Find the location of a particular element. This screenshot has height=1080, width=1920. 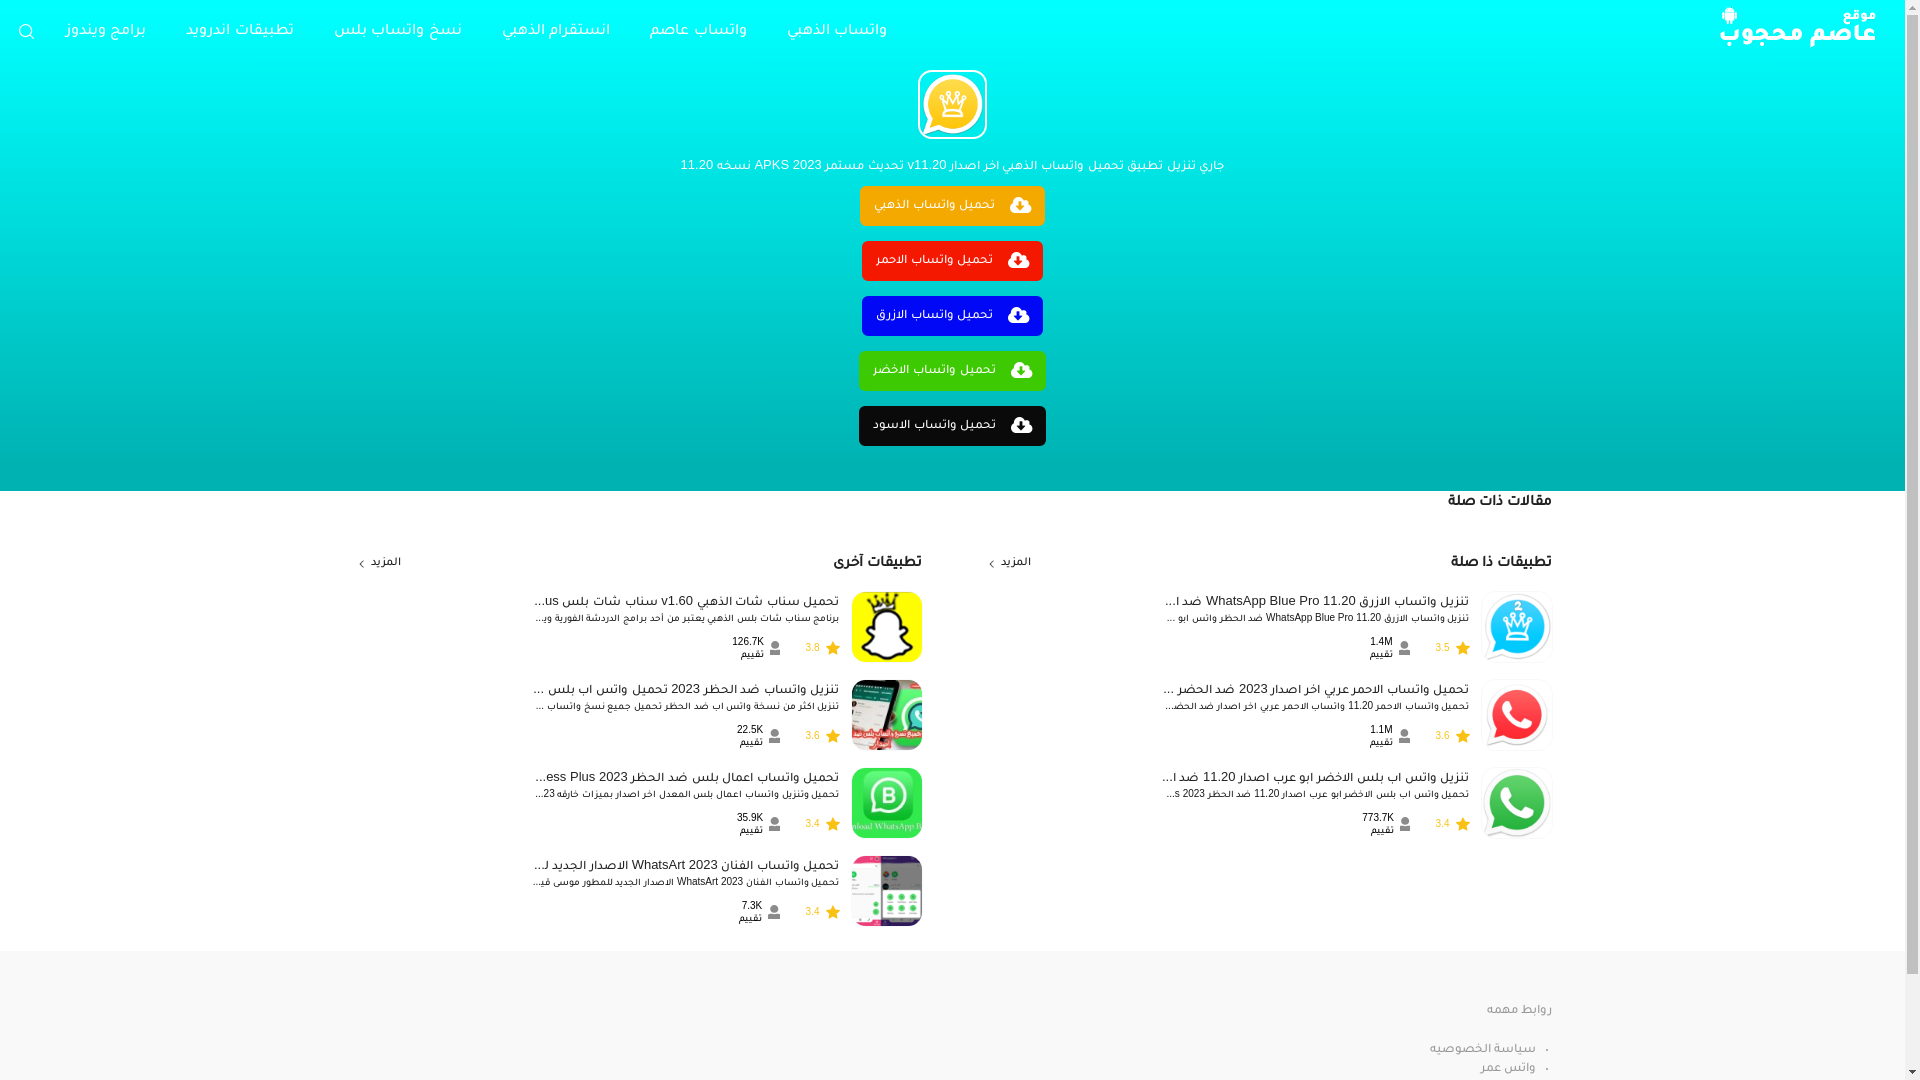

'search button' is located at coordinates (25, 30).